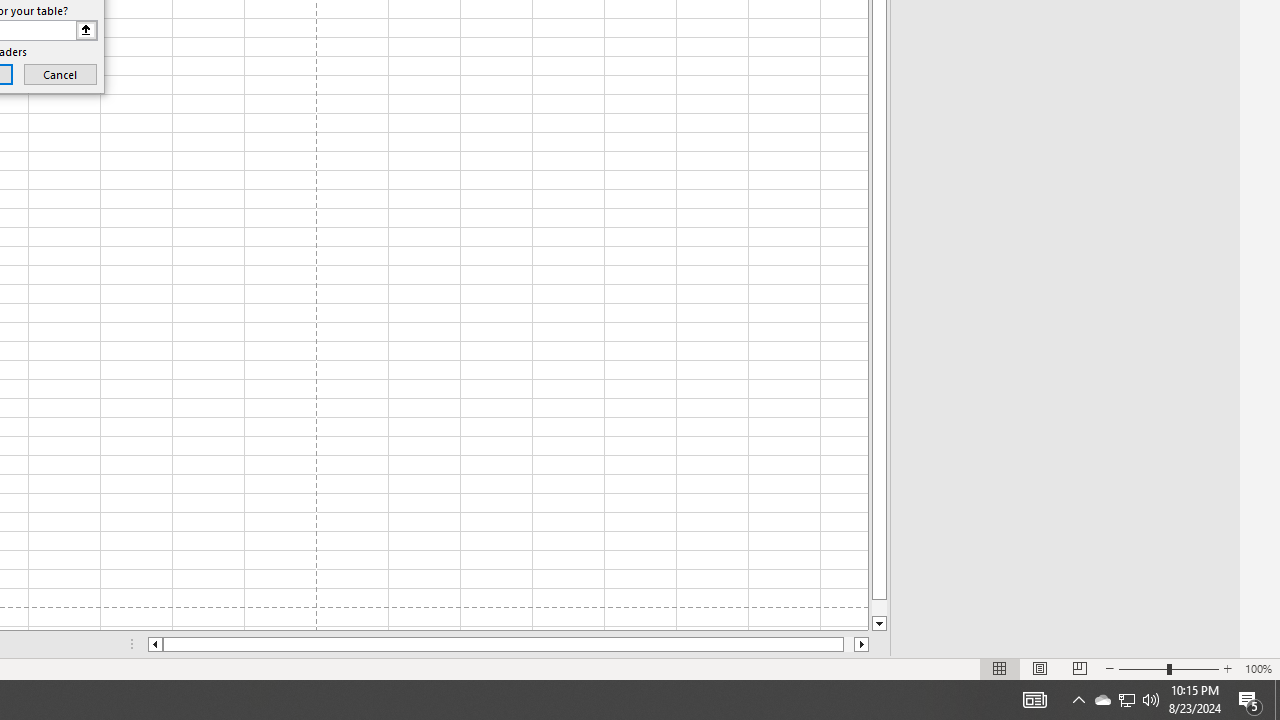 Image resolution: width=1280 pixels, height=720 pixels. Describe the element at coordinates (1226, 669) in the screenshot. I see `'Zoom In'` at that location.